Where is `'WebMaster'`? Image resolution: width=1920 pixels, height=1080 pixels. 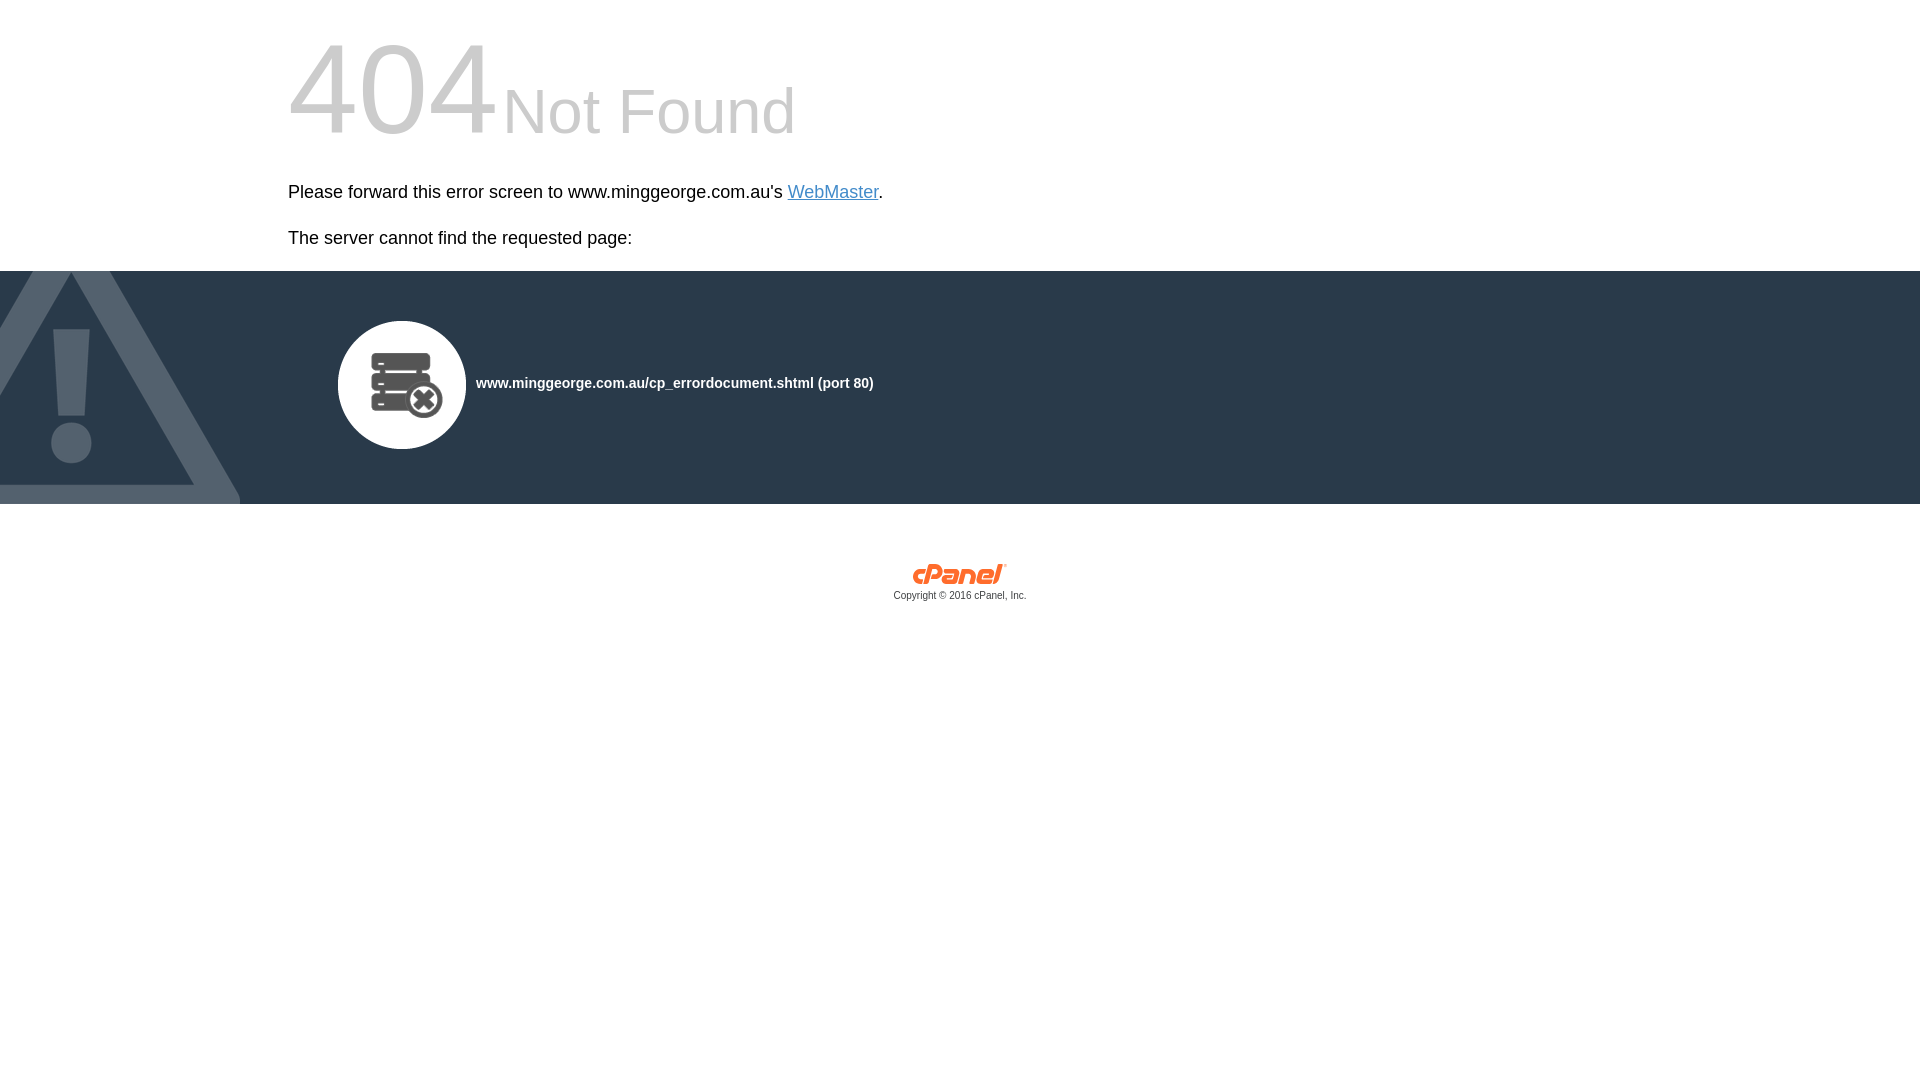 'WebMaster' is located at coordinates (786, 192).